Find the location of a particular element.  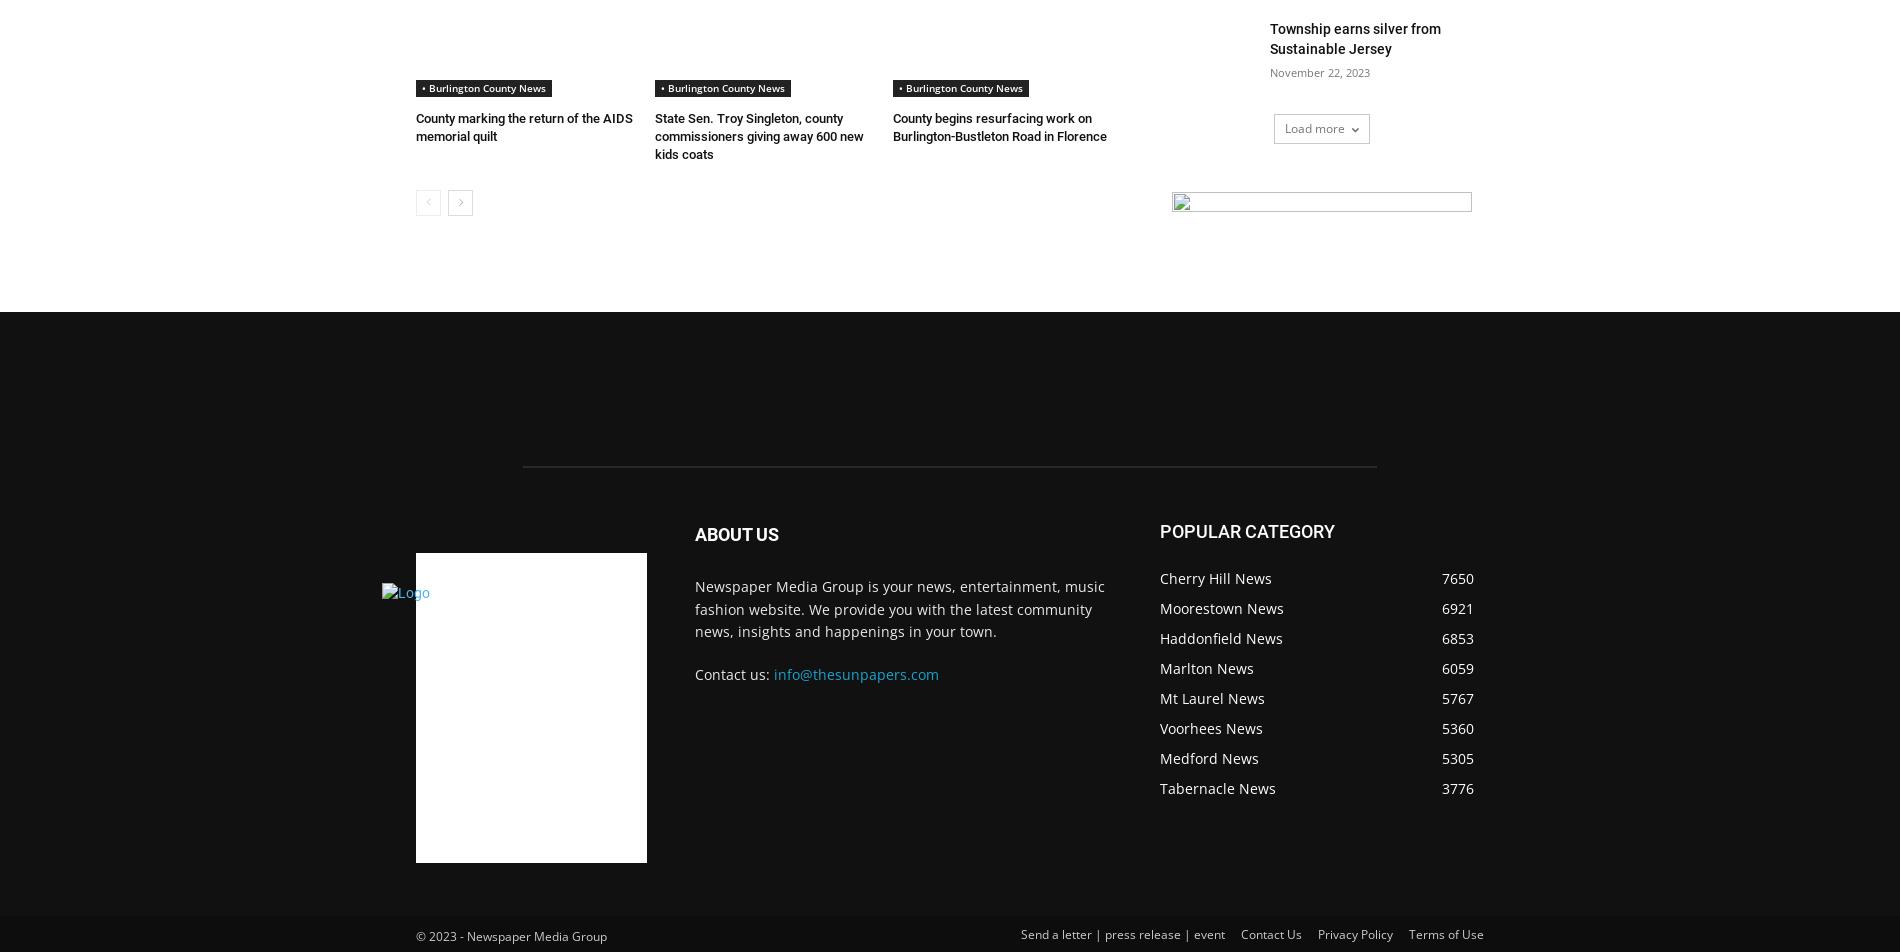

'Haddonfield News' is located at coordinates (1220, 638).